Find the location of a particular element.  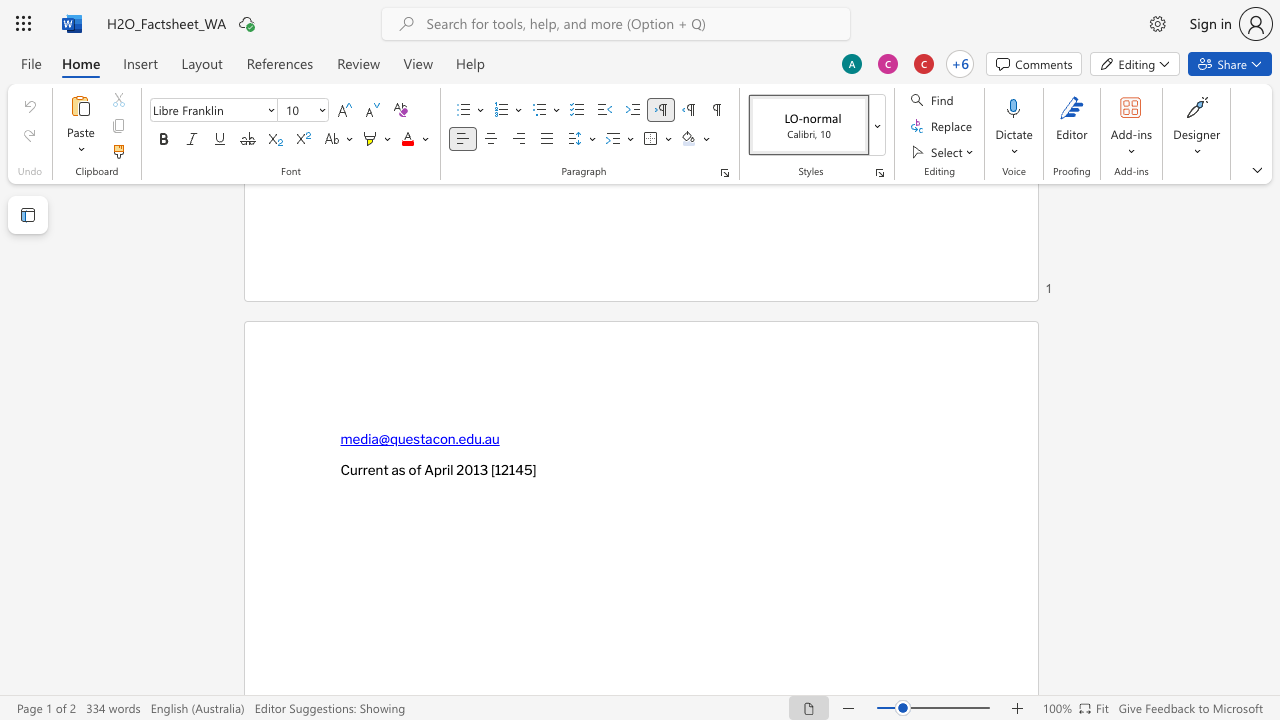

the space between the continuous character "u" and "." in the text is located at coordinates (480, 438).